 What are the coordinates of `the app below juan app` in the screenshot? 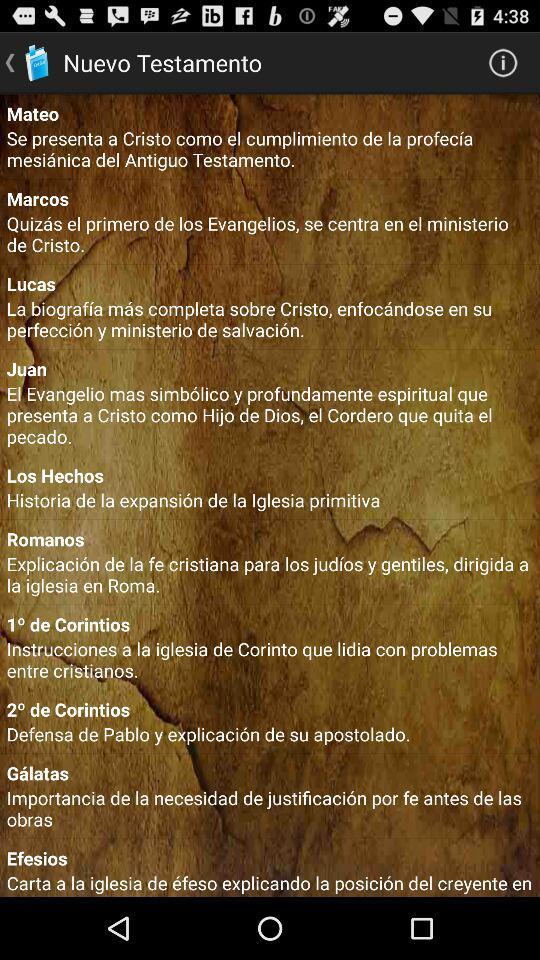 It's located at (270, 414).